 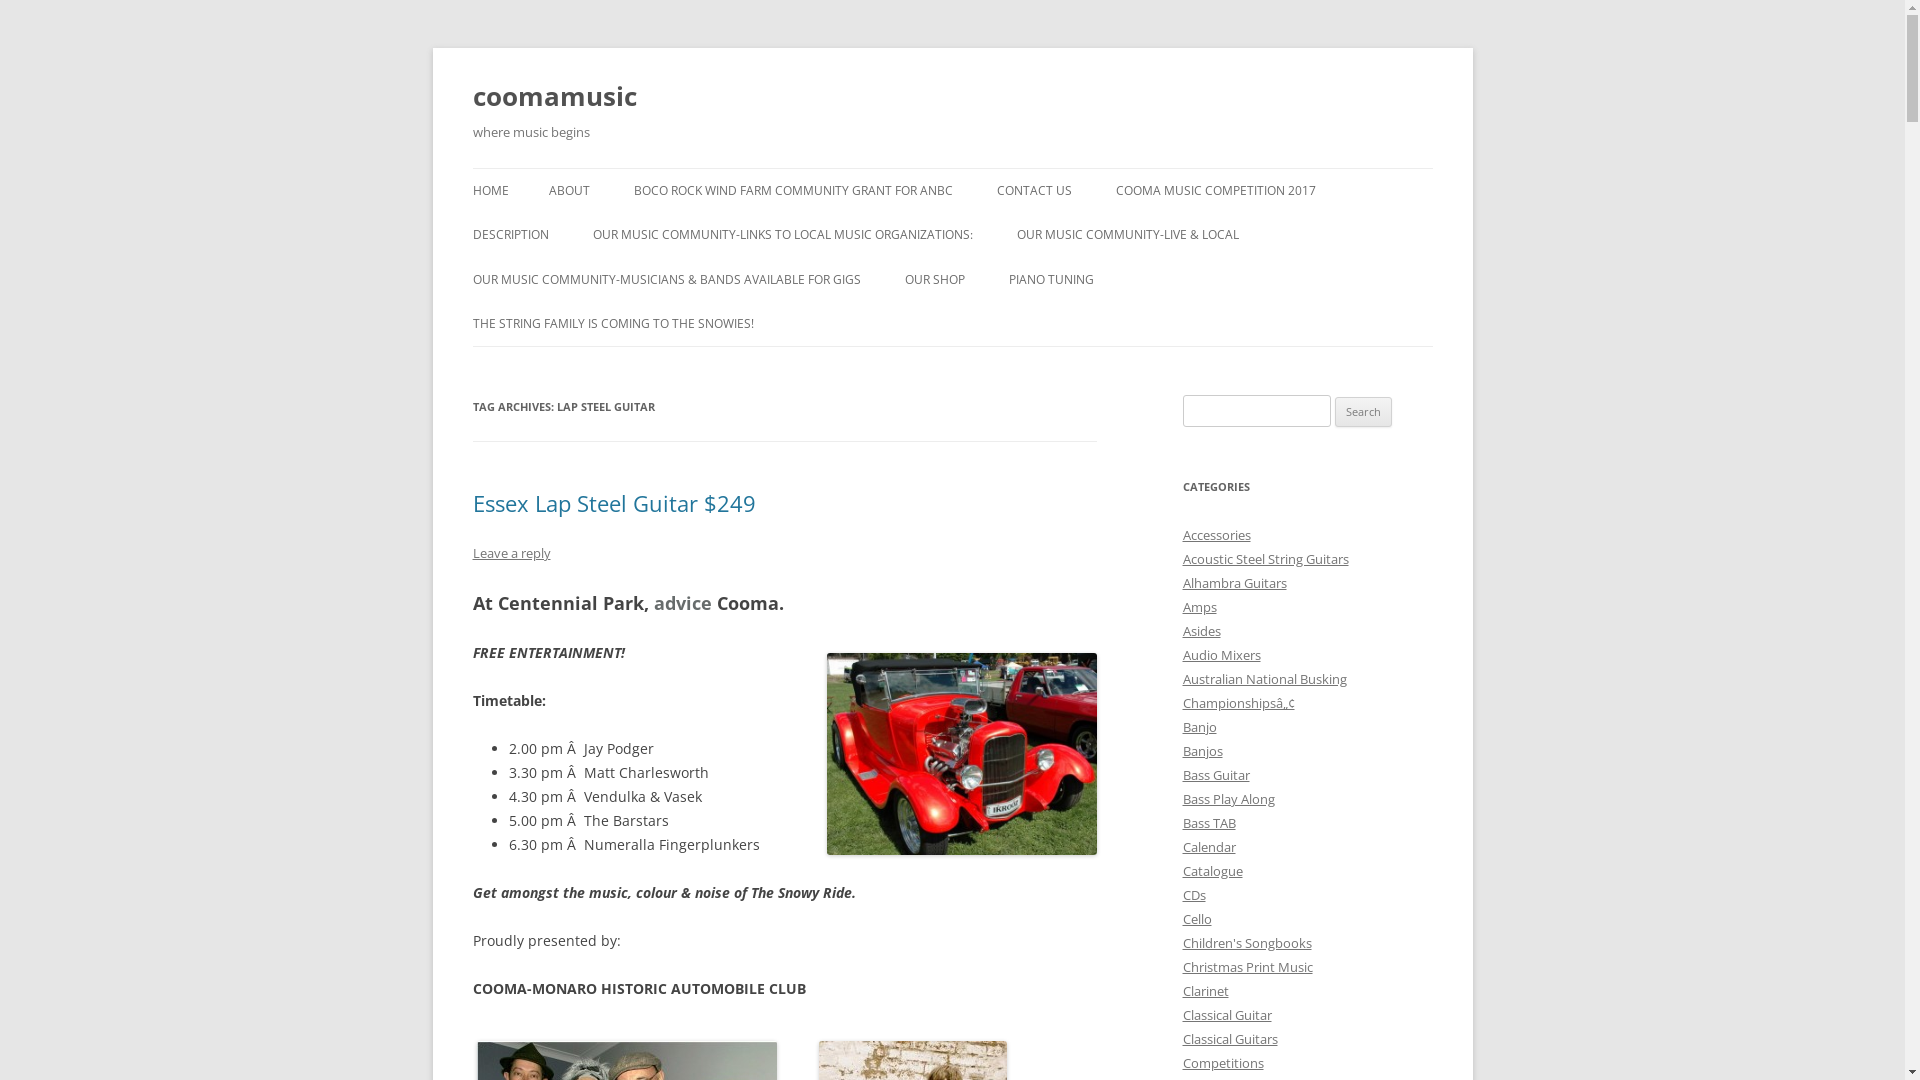 I want to click on 'DESCRIPTION', so click(x=509, y=234).